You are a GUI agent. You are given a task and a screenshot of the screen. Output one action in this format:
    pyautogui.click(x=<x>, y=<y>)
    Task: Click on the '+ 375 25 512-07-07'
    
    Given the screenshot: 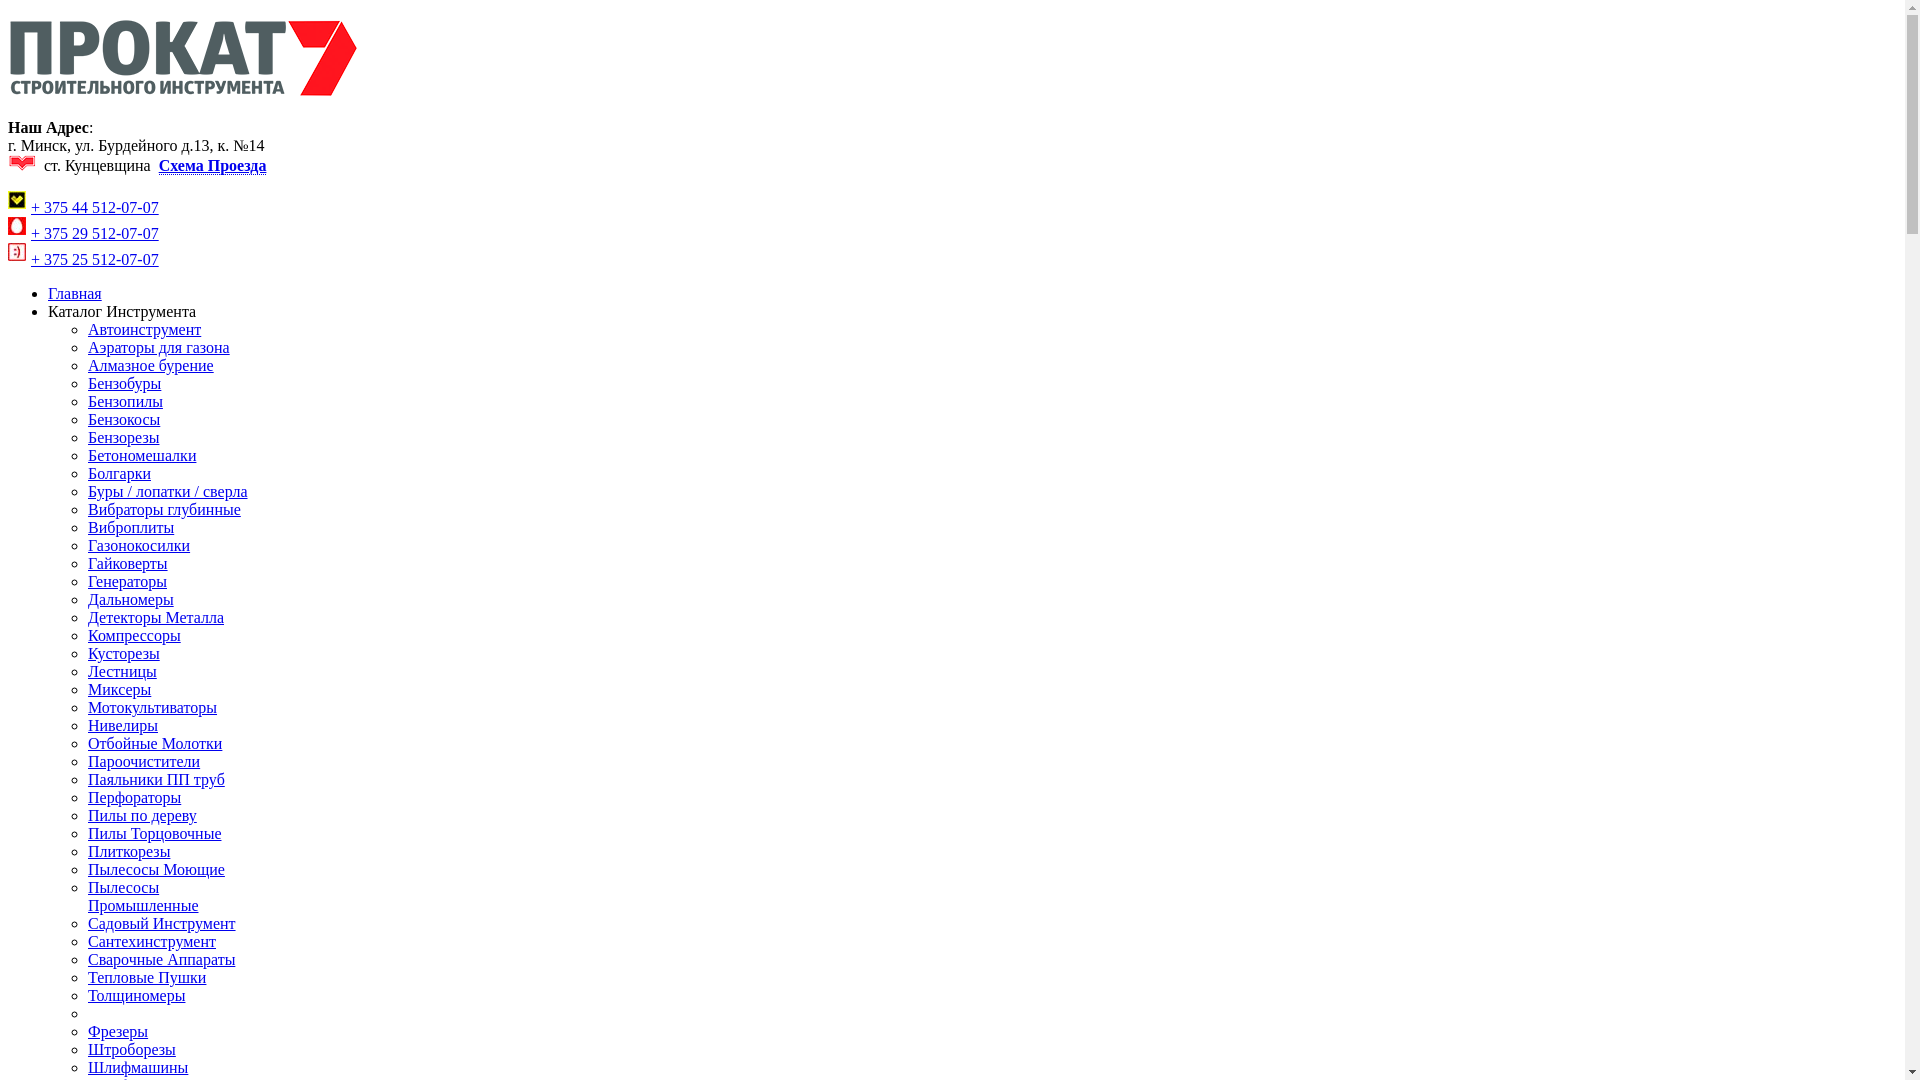 What is the action you would take?
    pyautogui.click(x=94, y=258)
    